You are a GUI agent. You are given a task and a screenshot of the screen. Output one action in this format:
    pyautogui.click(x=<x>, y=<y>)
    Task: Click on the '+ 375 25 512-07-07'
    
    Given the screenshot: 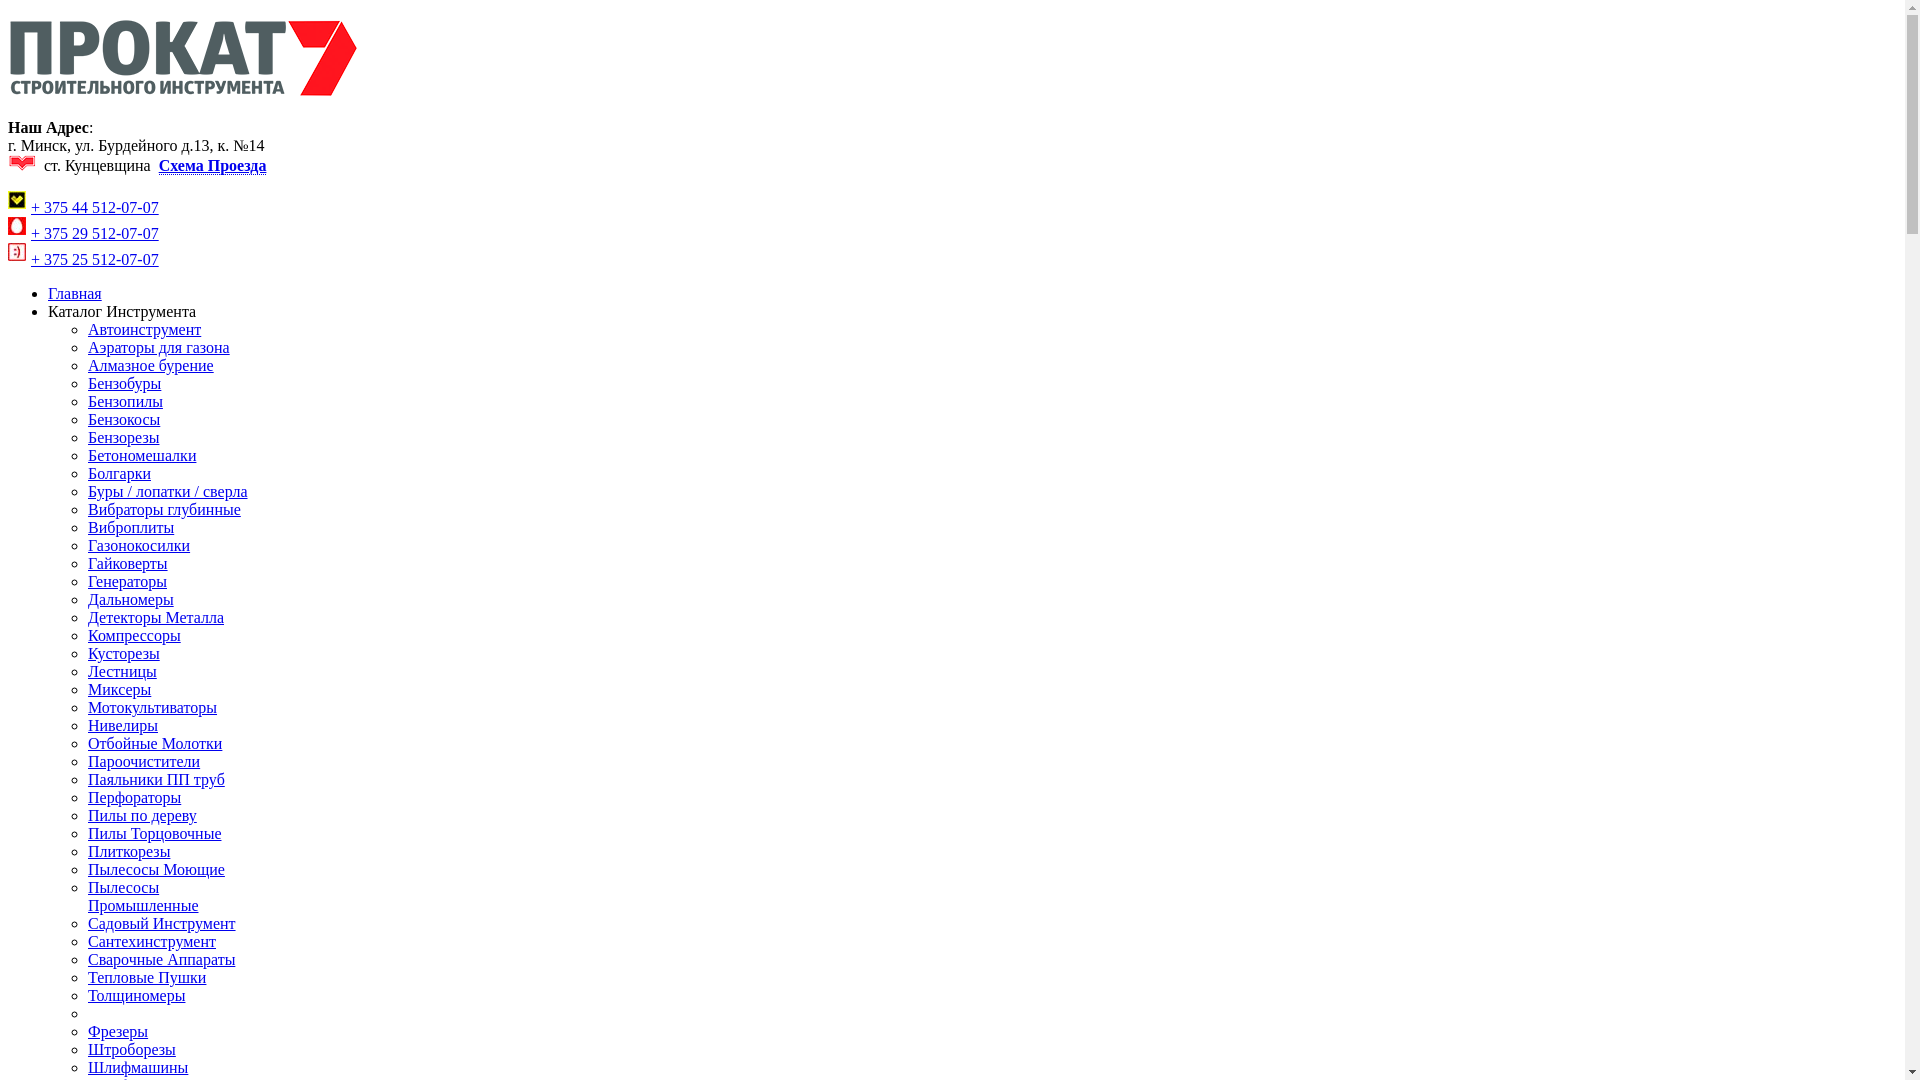 What is the action you would take?
    pyautogui.click(x=94, y=258)
    